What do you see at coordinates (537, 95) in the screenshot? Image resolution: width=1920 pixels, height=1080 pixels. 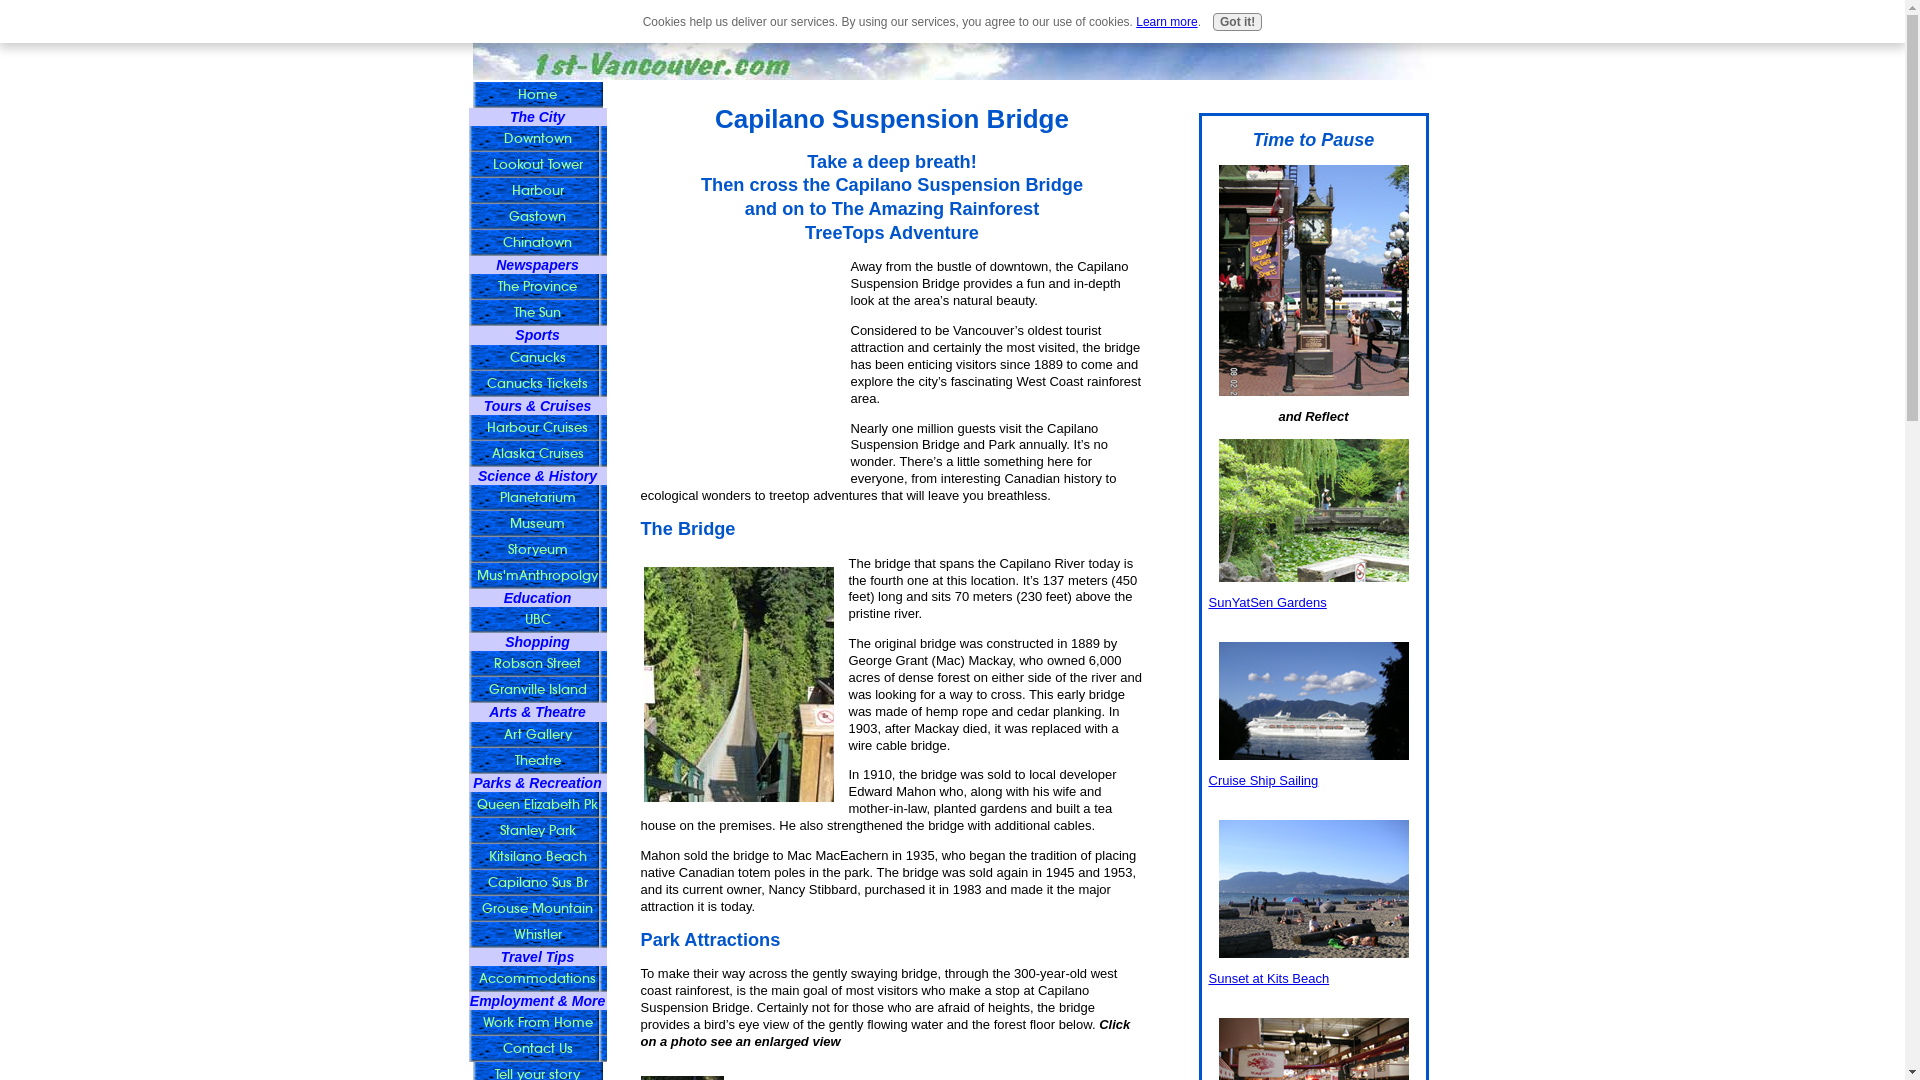 I see `'Home'` at bounding box center [537, 95].